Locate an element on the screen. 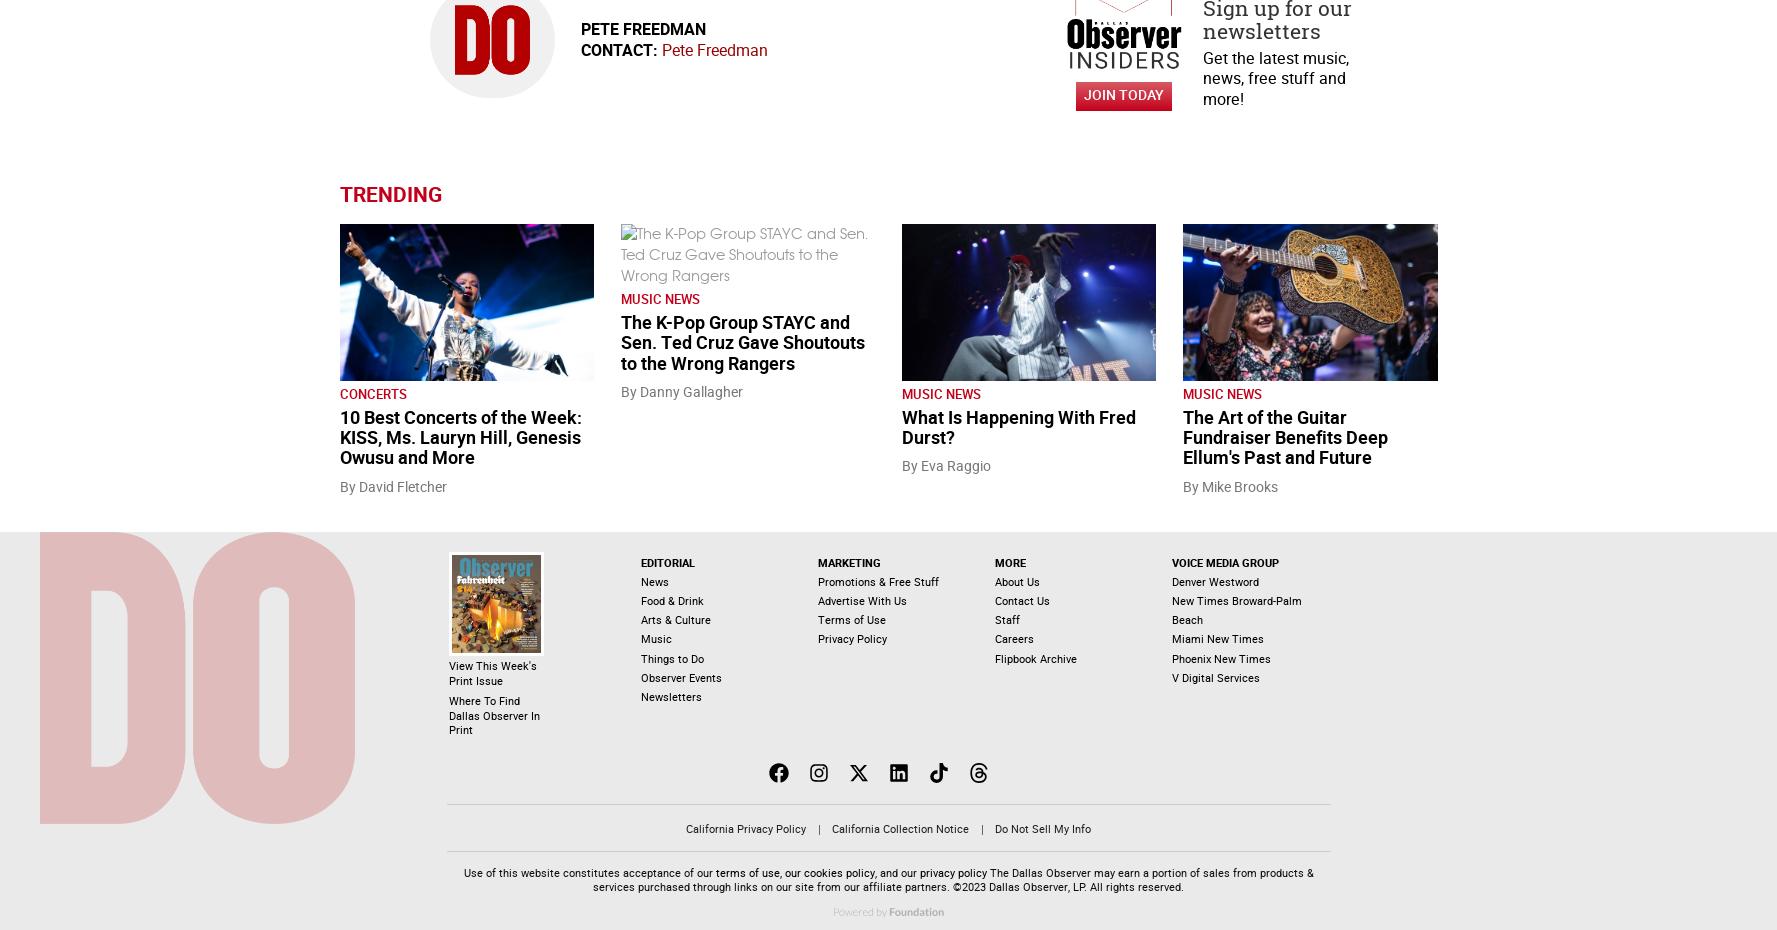 The width and height of the screenshot is (1777, 930). 'California Privacy Policy' is located at coordinates (744, 828).